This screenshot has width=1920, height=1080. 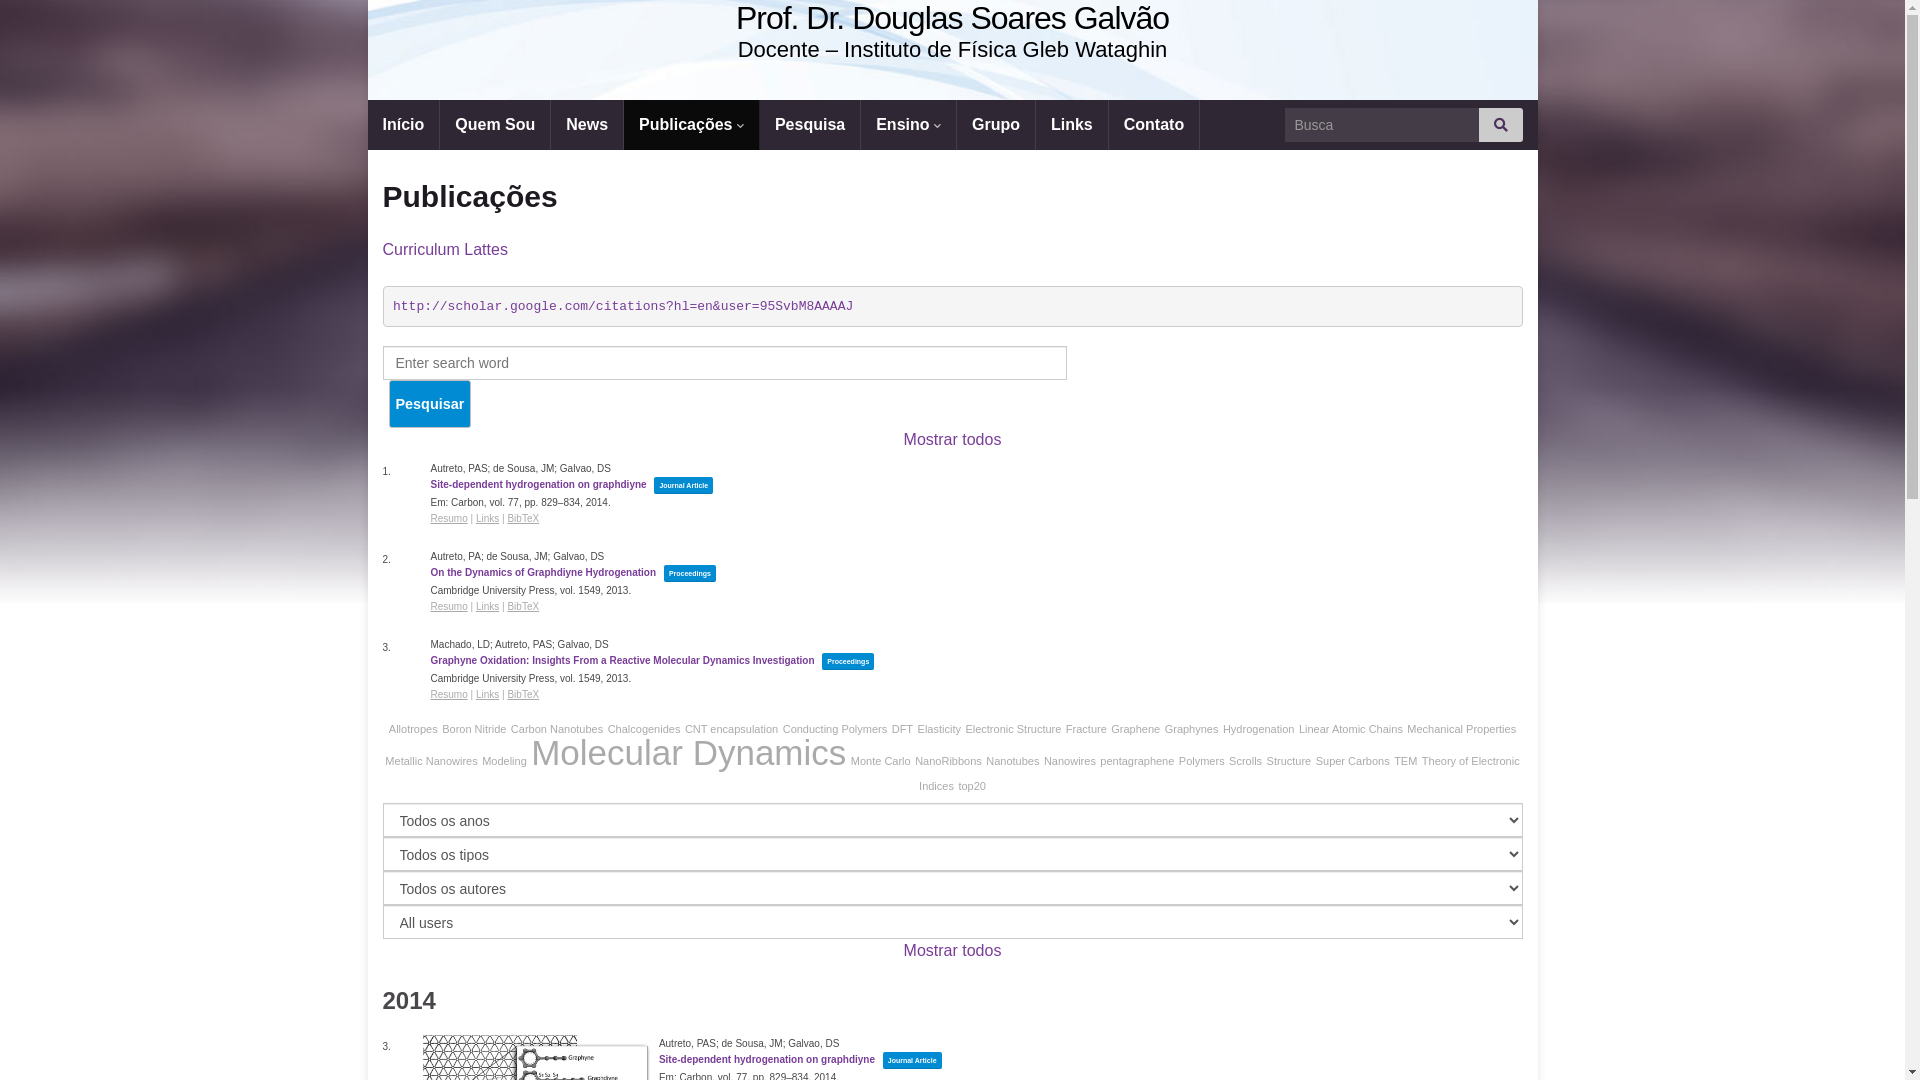 What do you see at coordinates (860, 124) in the screenshot?
I see `'Ensino'` at bounding box center [860, 124].